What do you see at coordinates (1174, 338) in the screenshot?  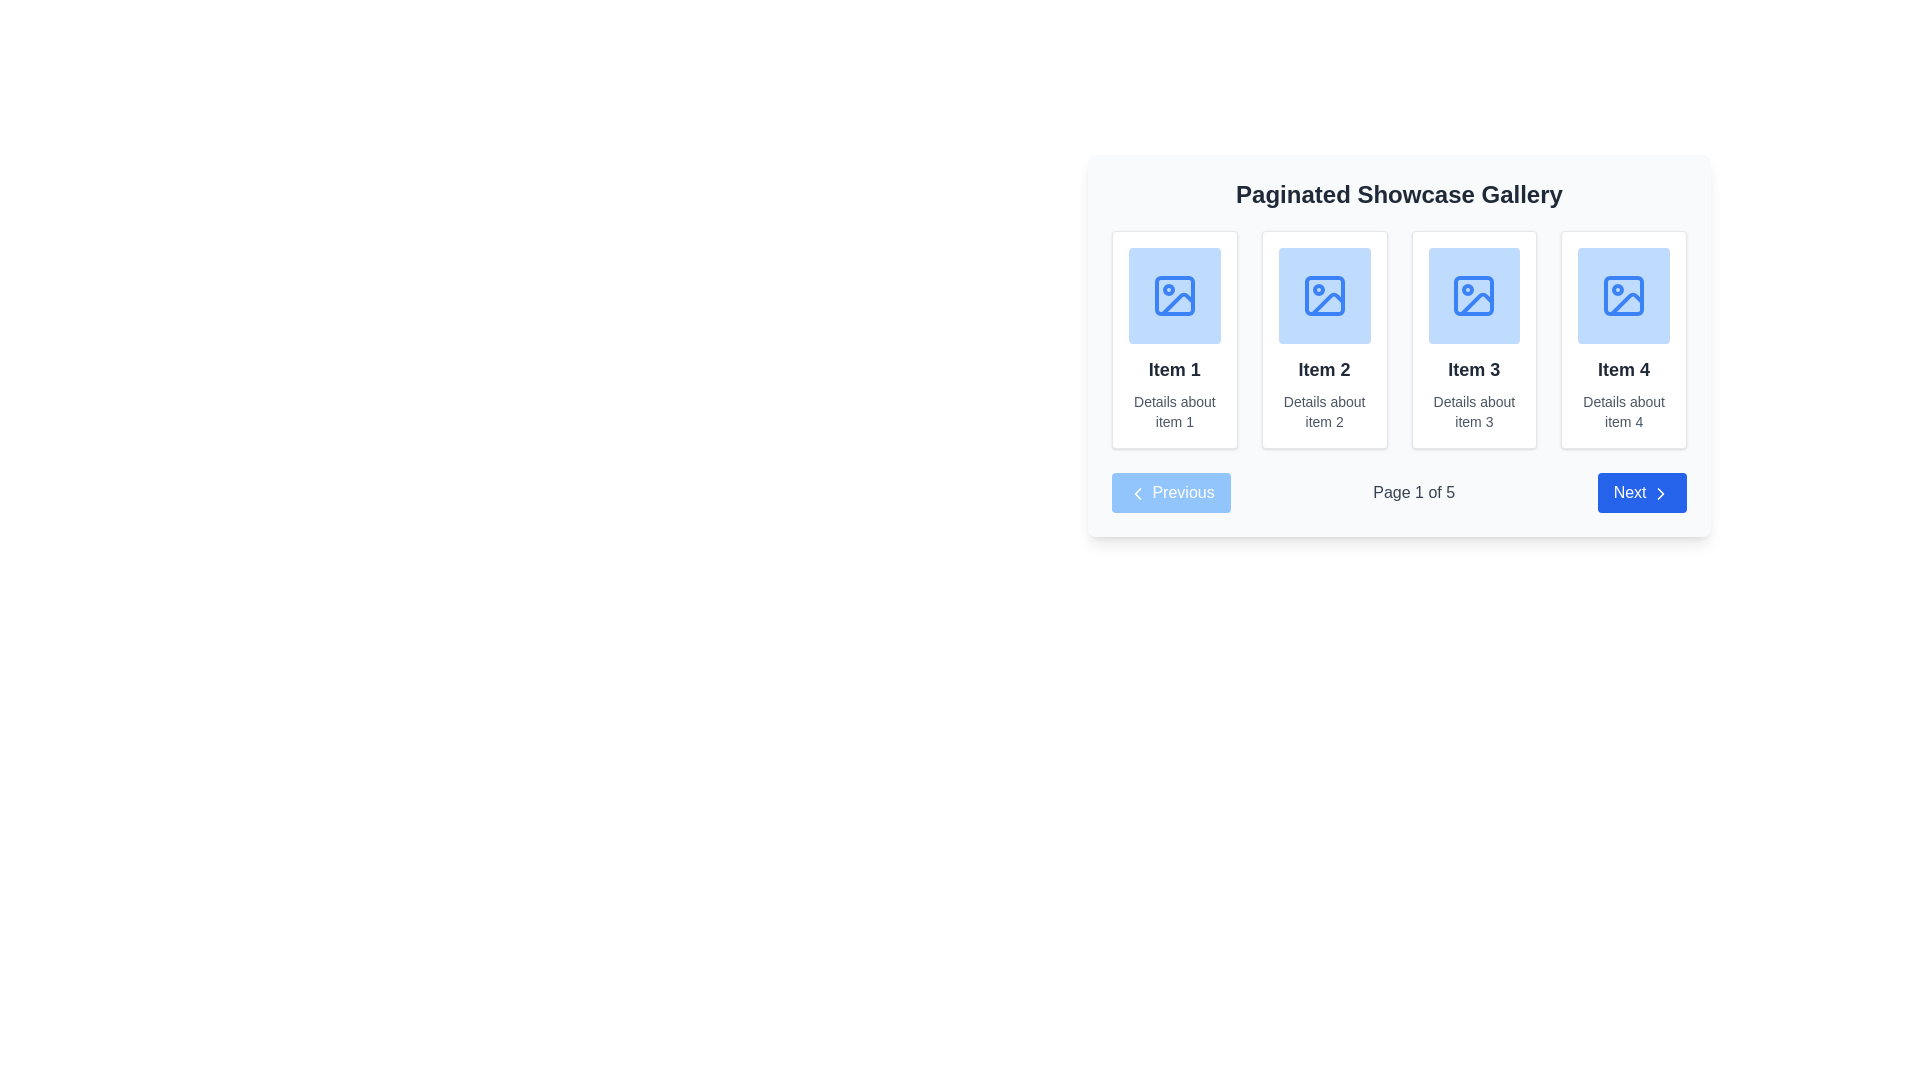 I see `the first item card in the gallery grid, which displays a preview image, title, and description` at bounding box center [1174, 338].